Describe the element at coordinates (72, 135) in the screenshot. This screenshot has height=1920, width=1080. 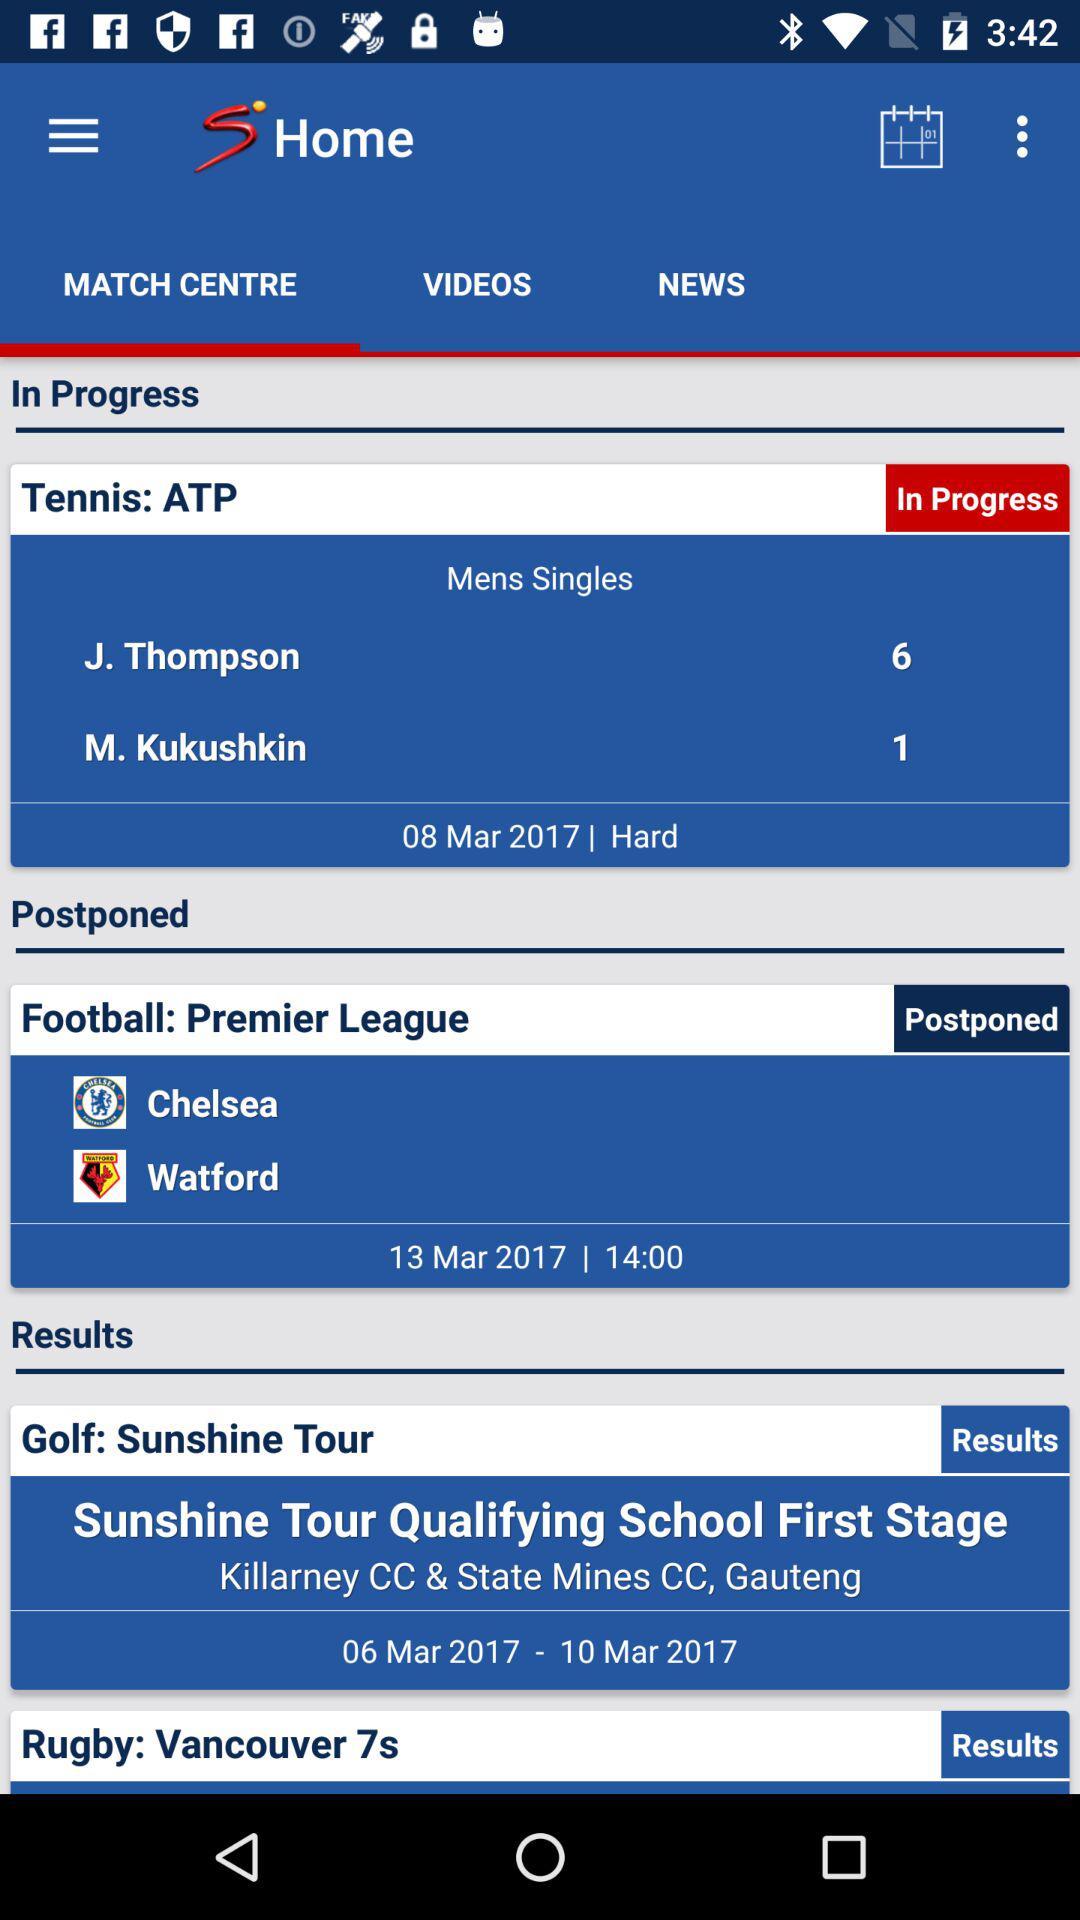
I see `menu` at that location.